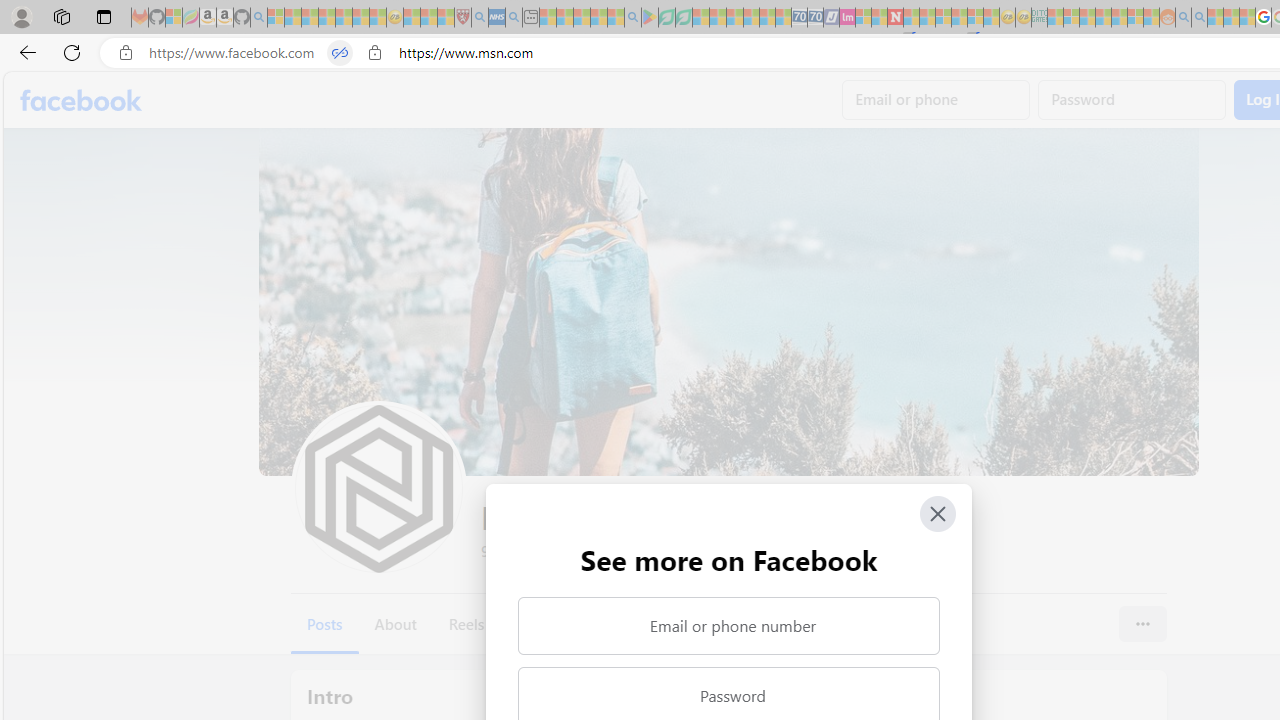  Describe the element at coordinates (1070, 17) in the screenshot. I see `'Microsoft account | Privacy - Sleeping'` at that location.